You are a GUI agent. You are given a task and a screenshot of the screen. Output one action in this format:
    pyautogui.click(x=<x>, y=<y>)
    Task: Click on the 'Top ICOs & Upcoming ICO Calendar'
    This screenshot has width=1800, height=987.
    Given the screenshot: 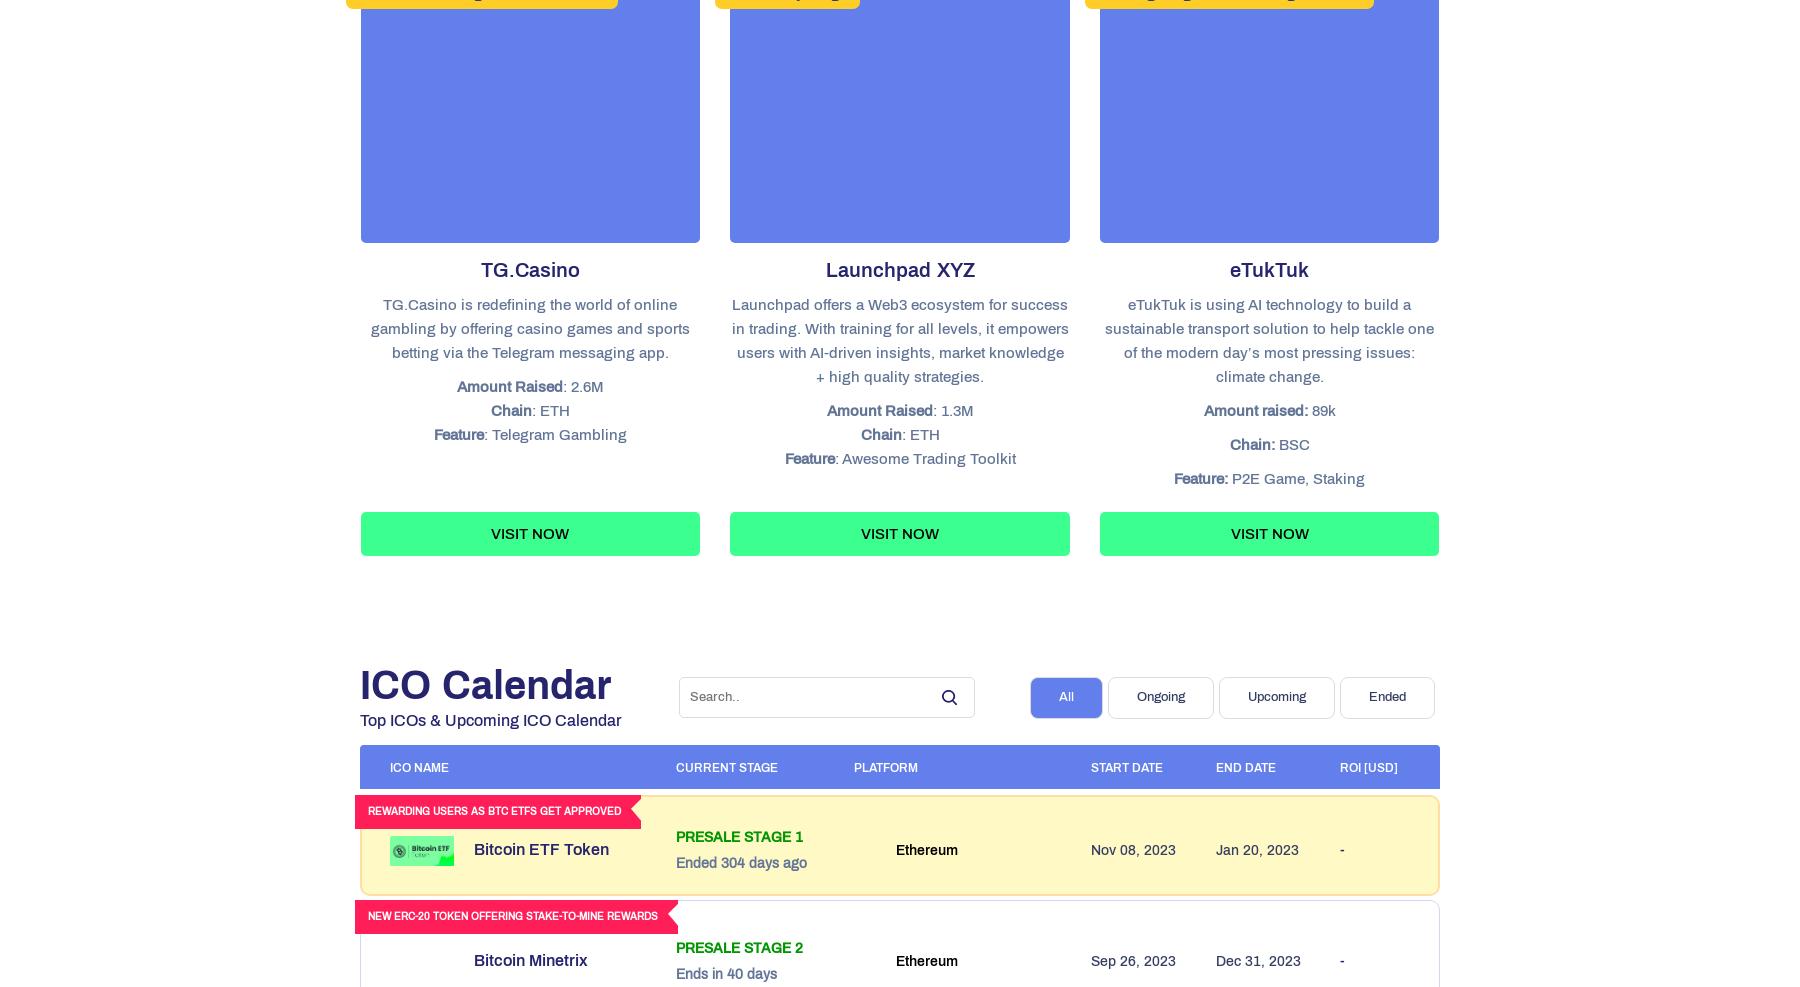 What is the action you would take?
    pyautogui.click(x=360, y=719)
    